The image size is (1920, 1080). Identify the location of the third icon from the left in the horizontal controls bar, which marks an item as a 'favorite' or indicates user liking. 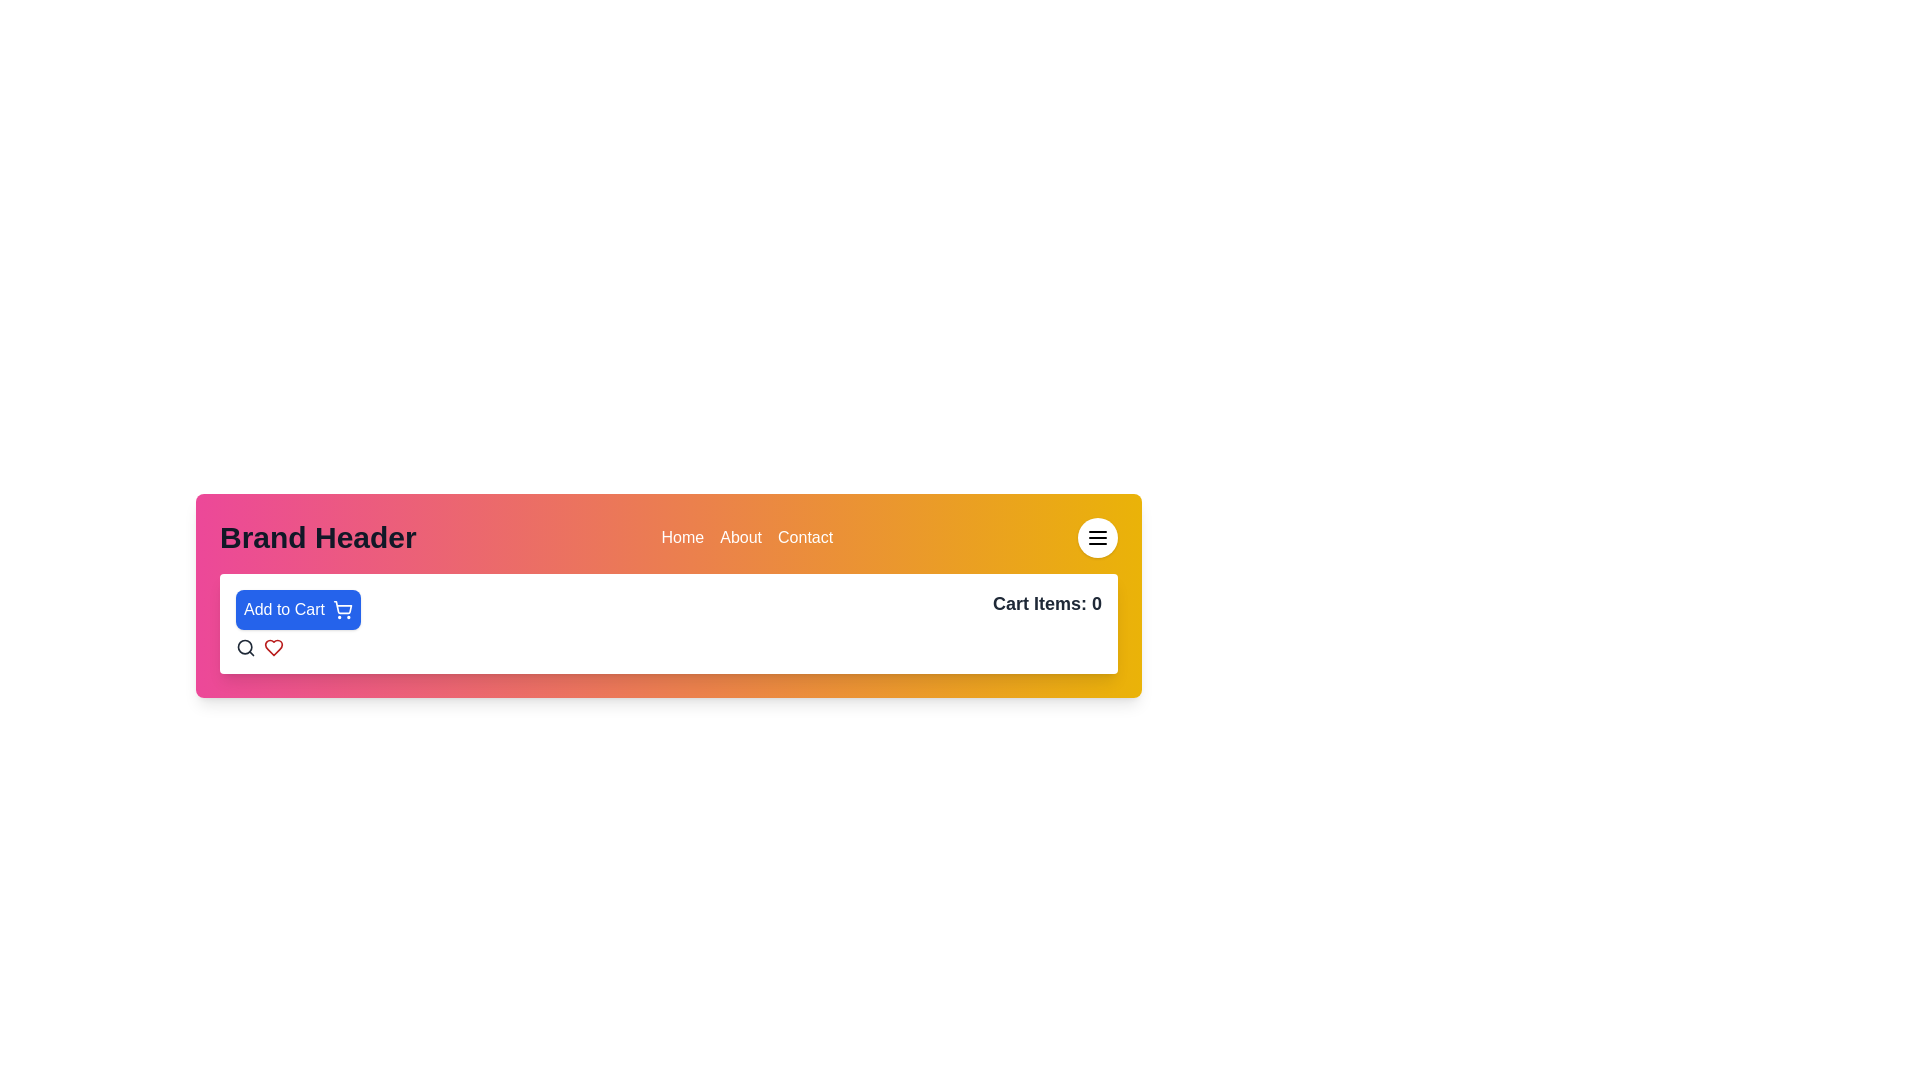
(272, 648).